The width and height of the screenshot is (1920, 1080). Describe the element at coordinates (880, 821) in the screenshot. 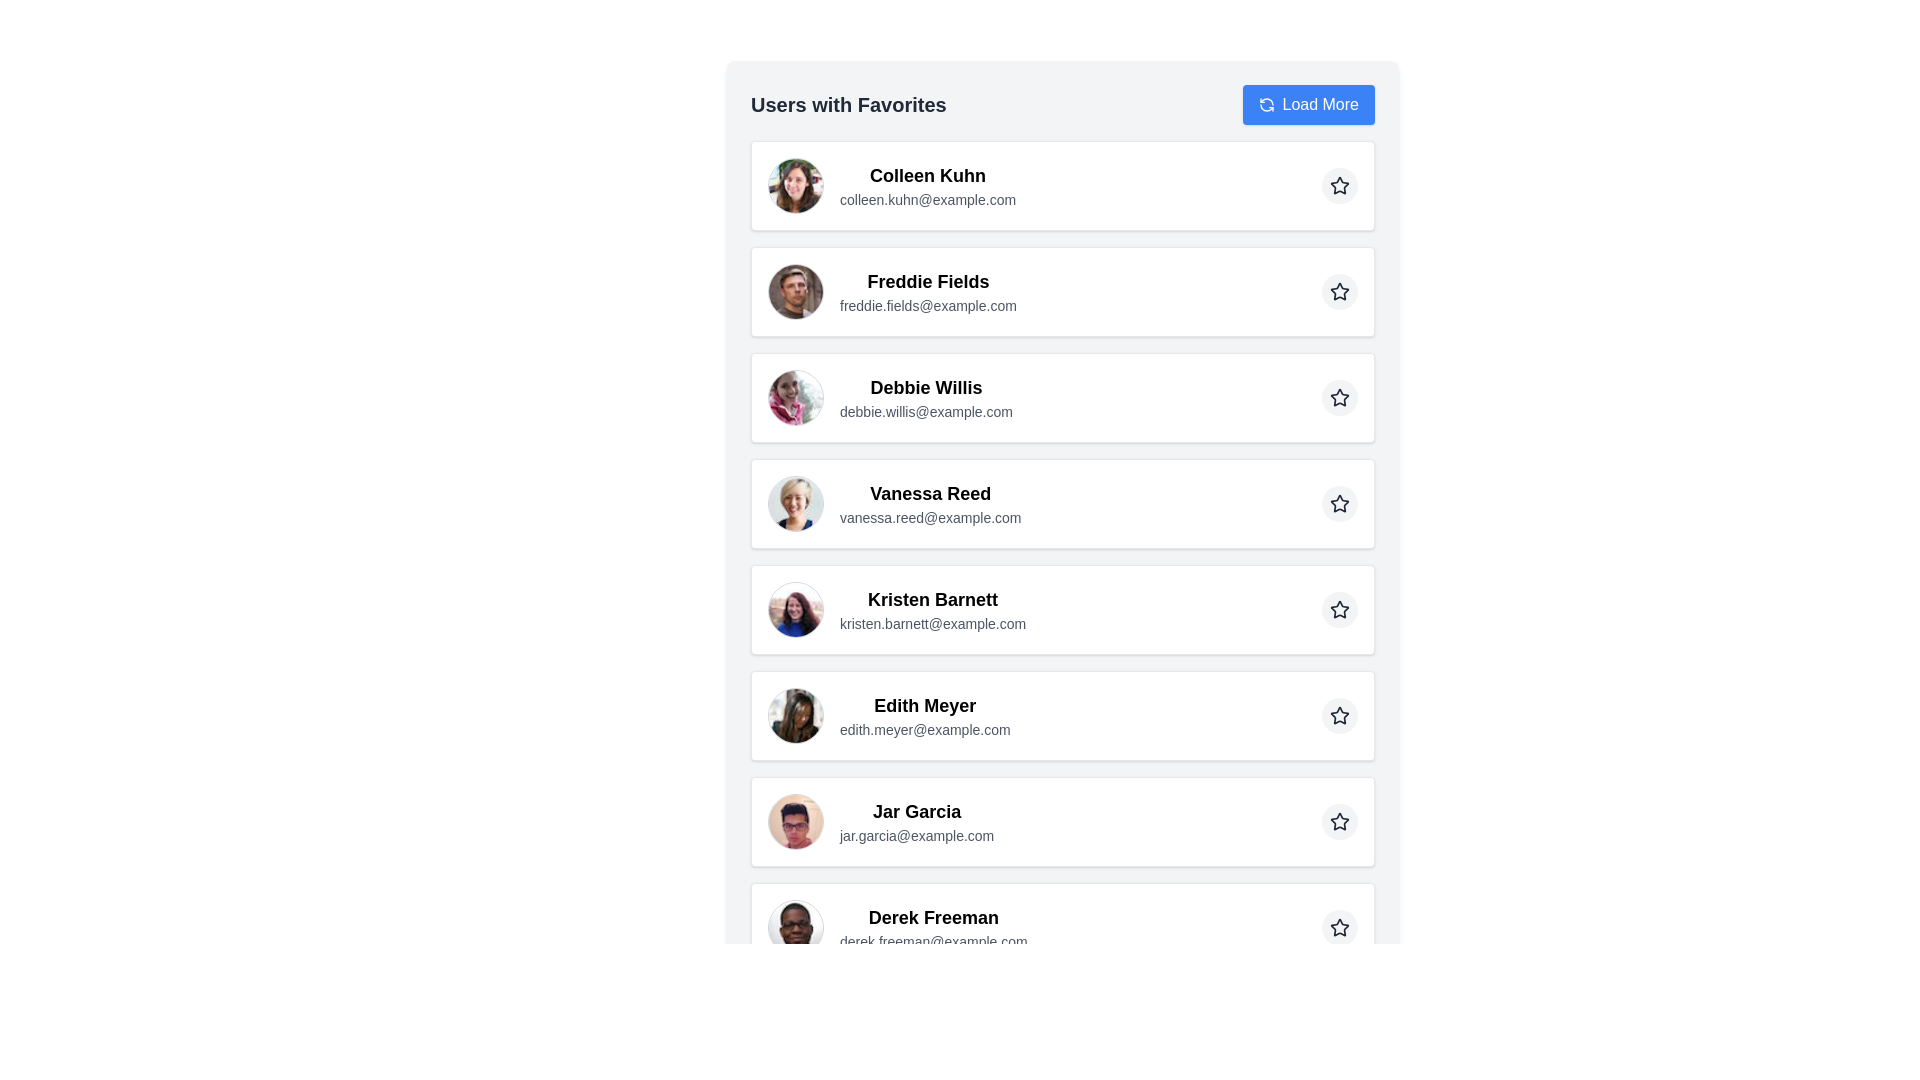

I see `the user profile element displaying the user's name and email, which is the seventh entry` at that location.